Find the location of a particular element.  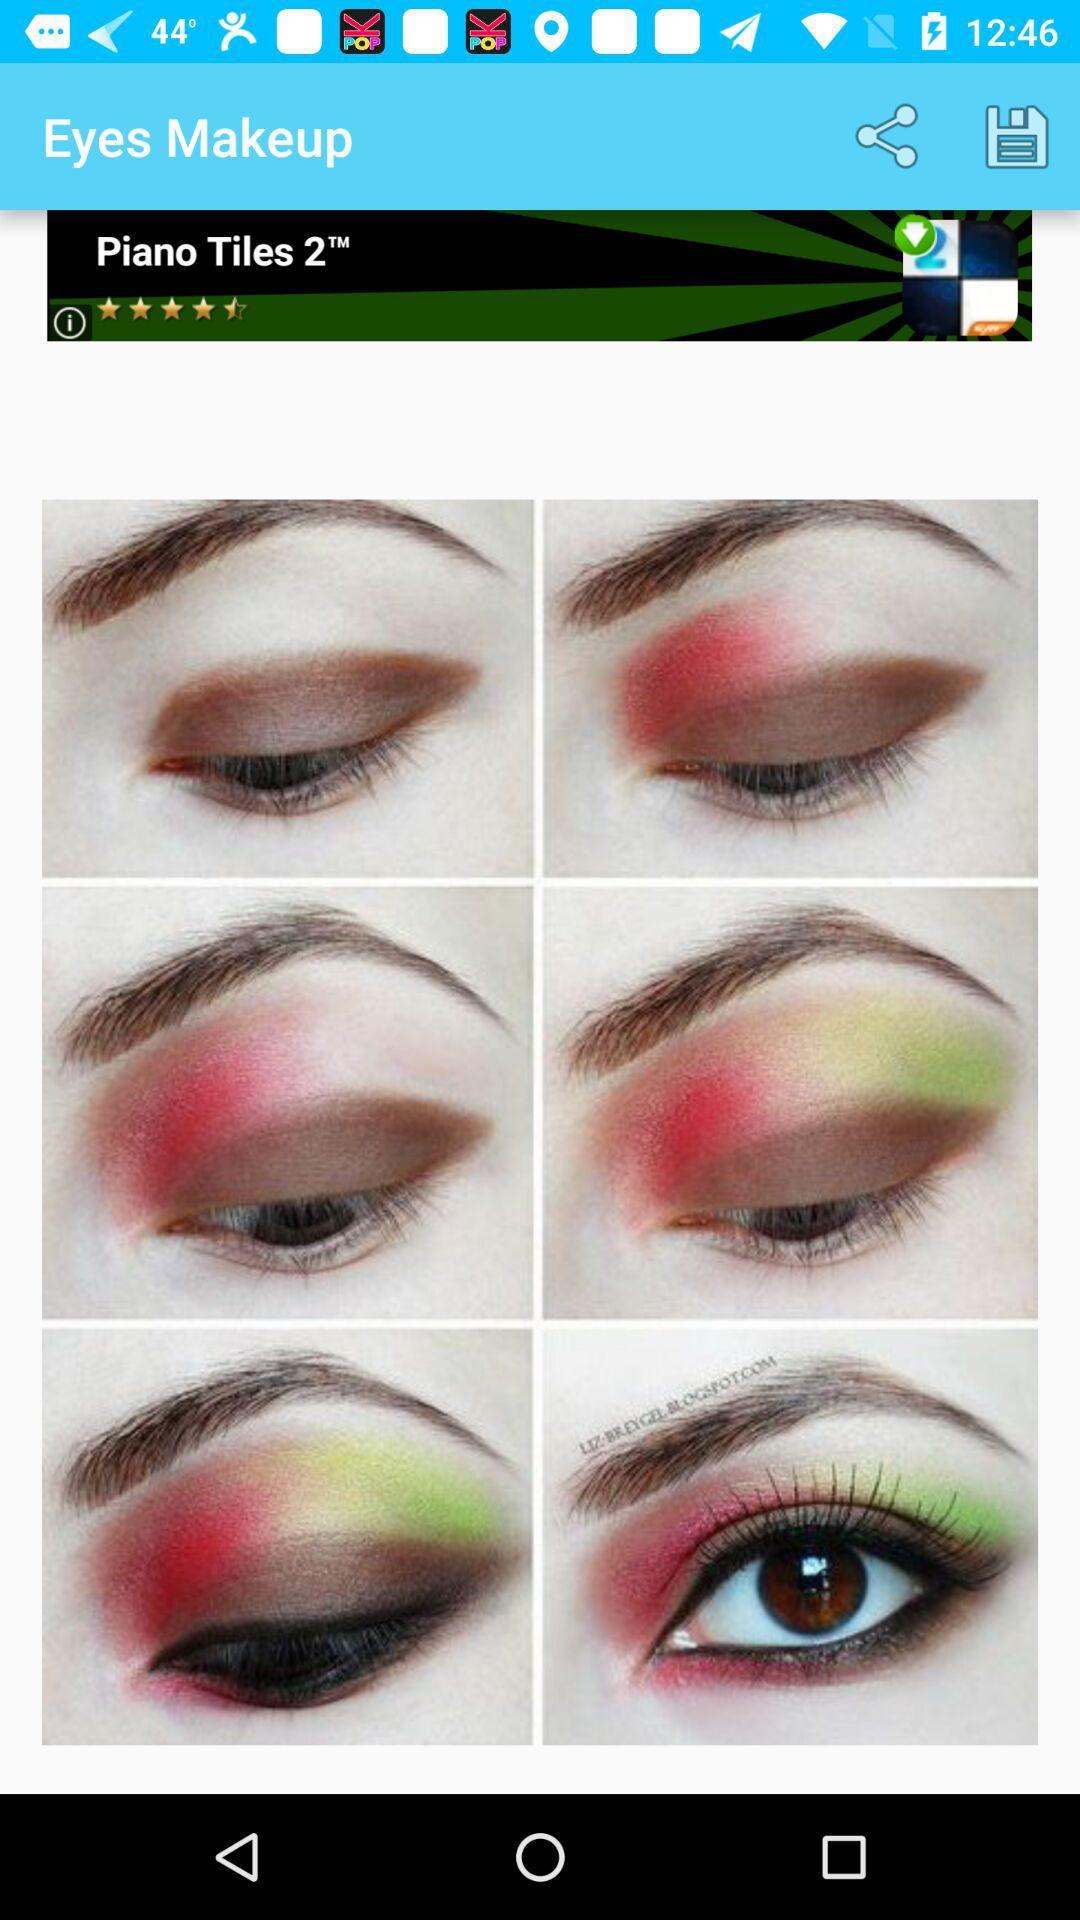

the icon to the right of the eyes makeup app is located at coordinates (890, 135).